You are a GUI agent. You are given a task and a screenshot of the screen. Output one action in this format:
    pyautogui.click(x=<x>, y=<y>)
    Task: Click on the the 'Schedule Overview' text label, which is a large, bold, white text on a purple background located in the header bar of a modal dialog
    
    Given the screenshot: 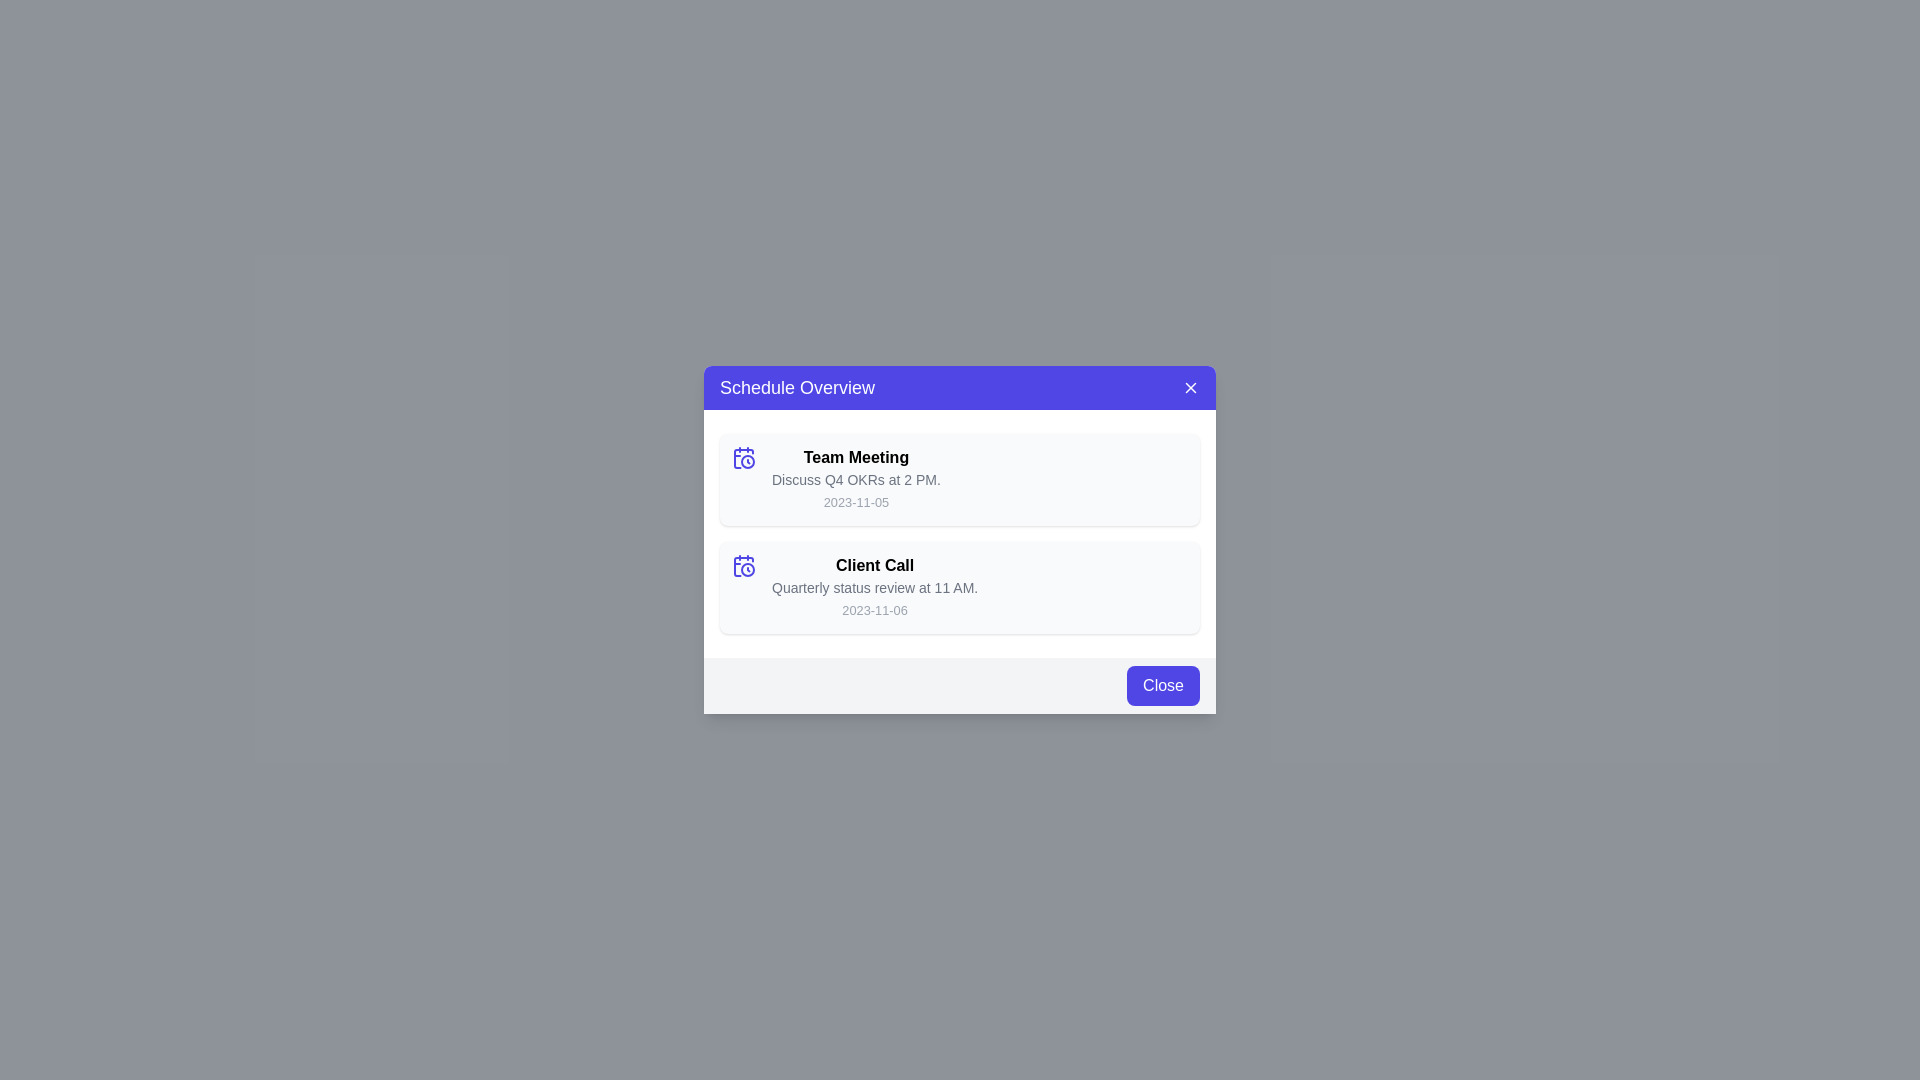 What is the action you would take?
    pyautogui.click(x=796, y=388)
    